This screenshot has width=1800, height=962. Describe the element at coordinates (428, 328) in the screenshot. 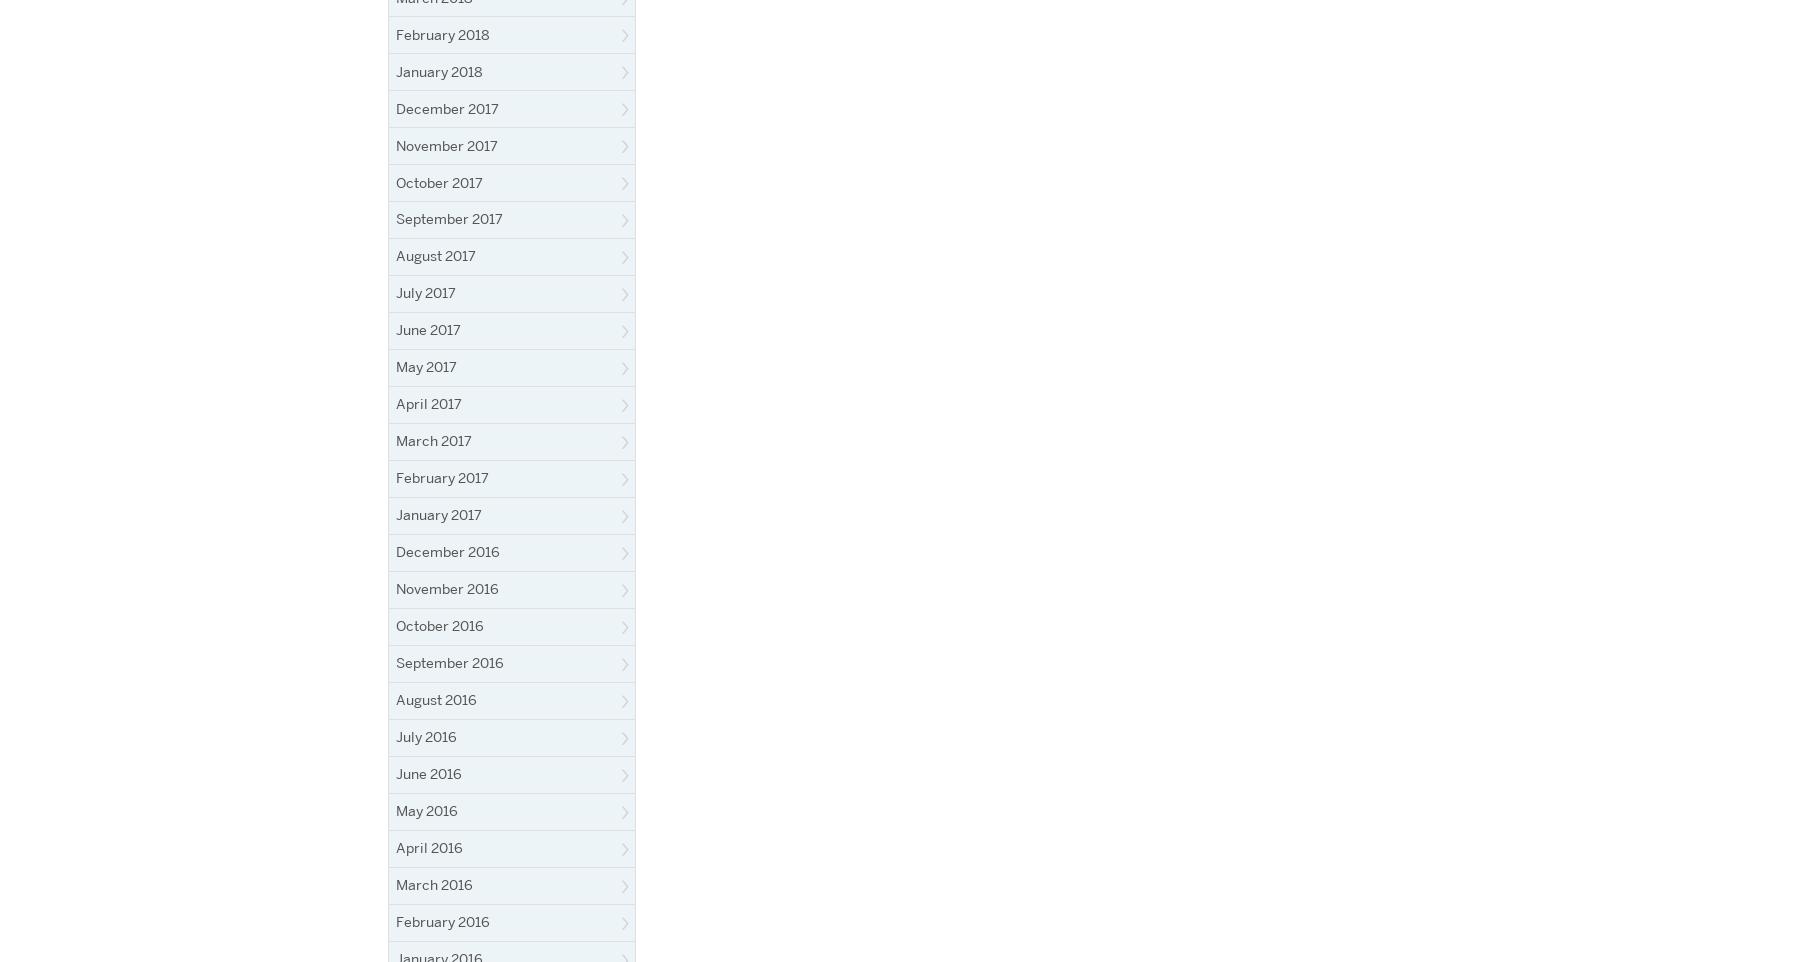

I see `'June 2017'` at that location.